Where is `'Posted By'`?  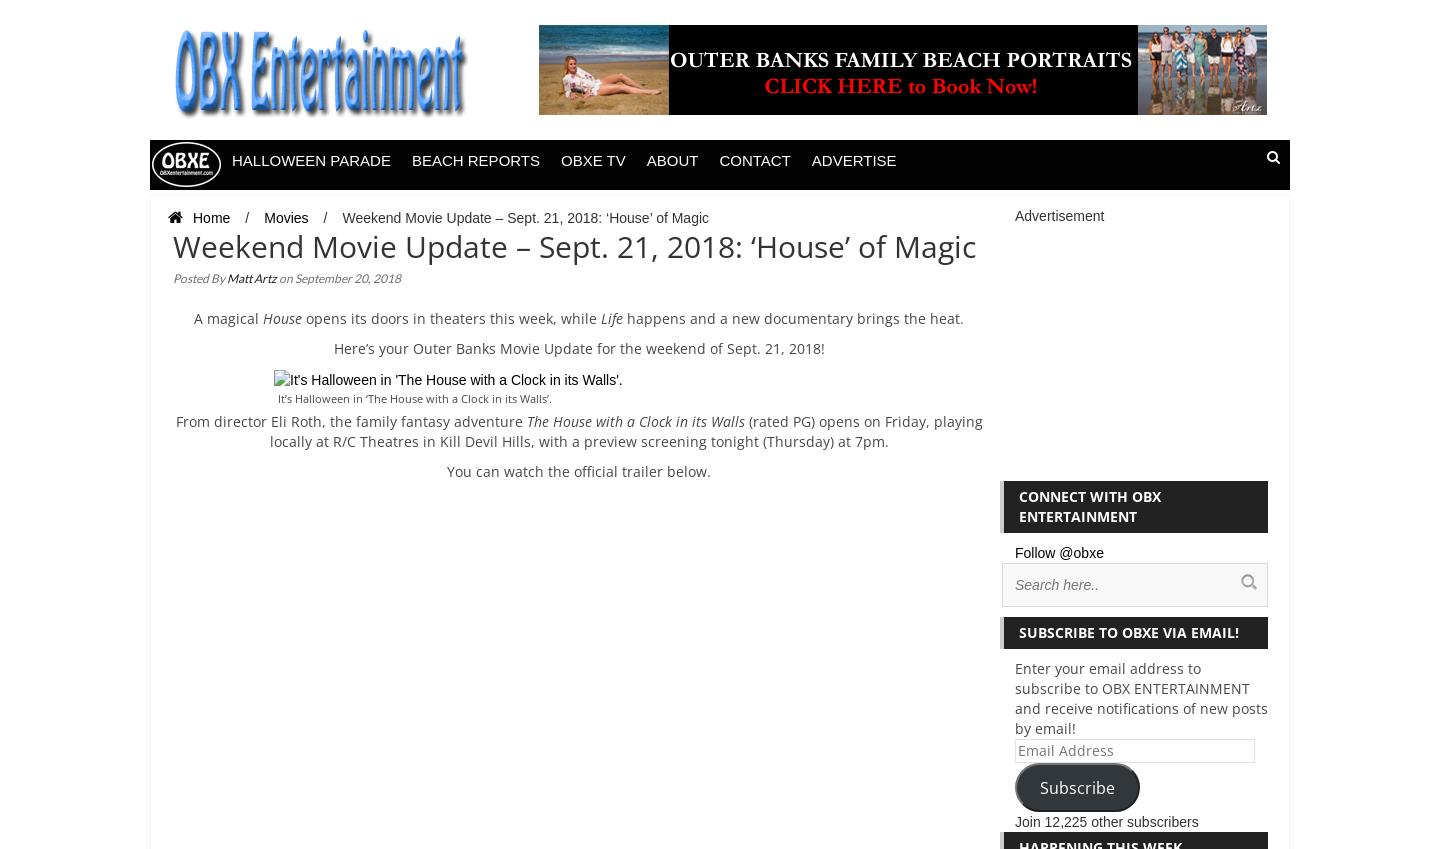
'Posted By' is located at coordinates (200, 278).